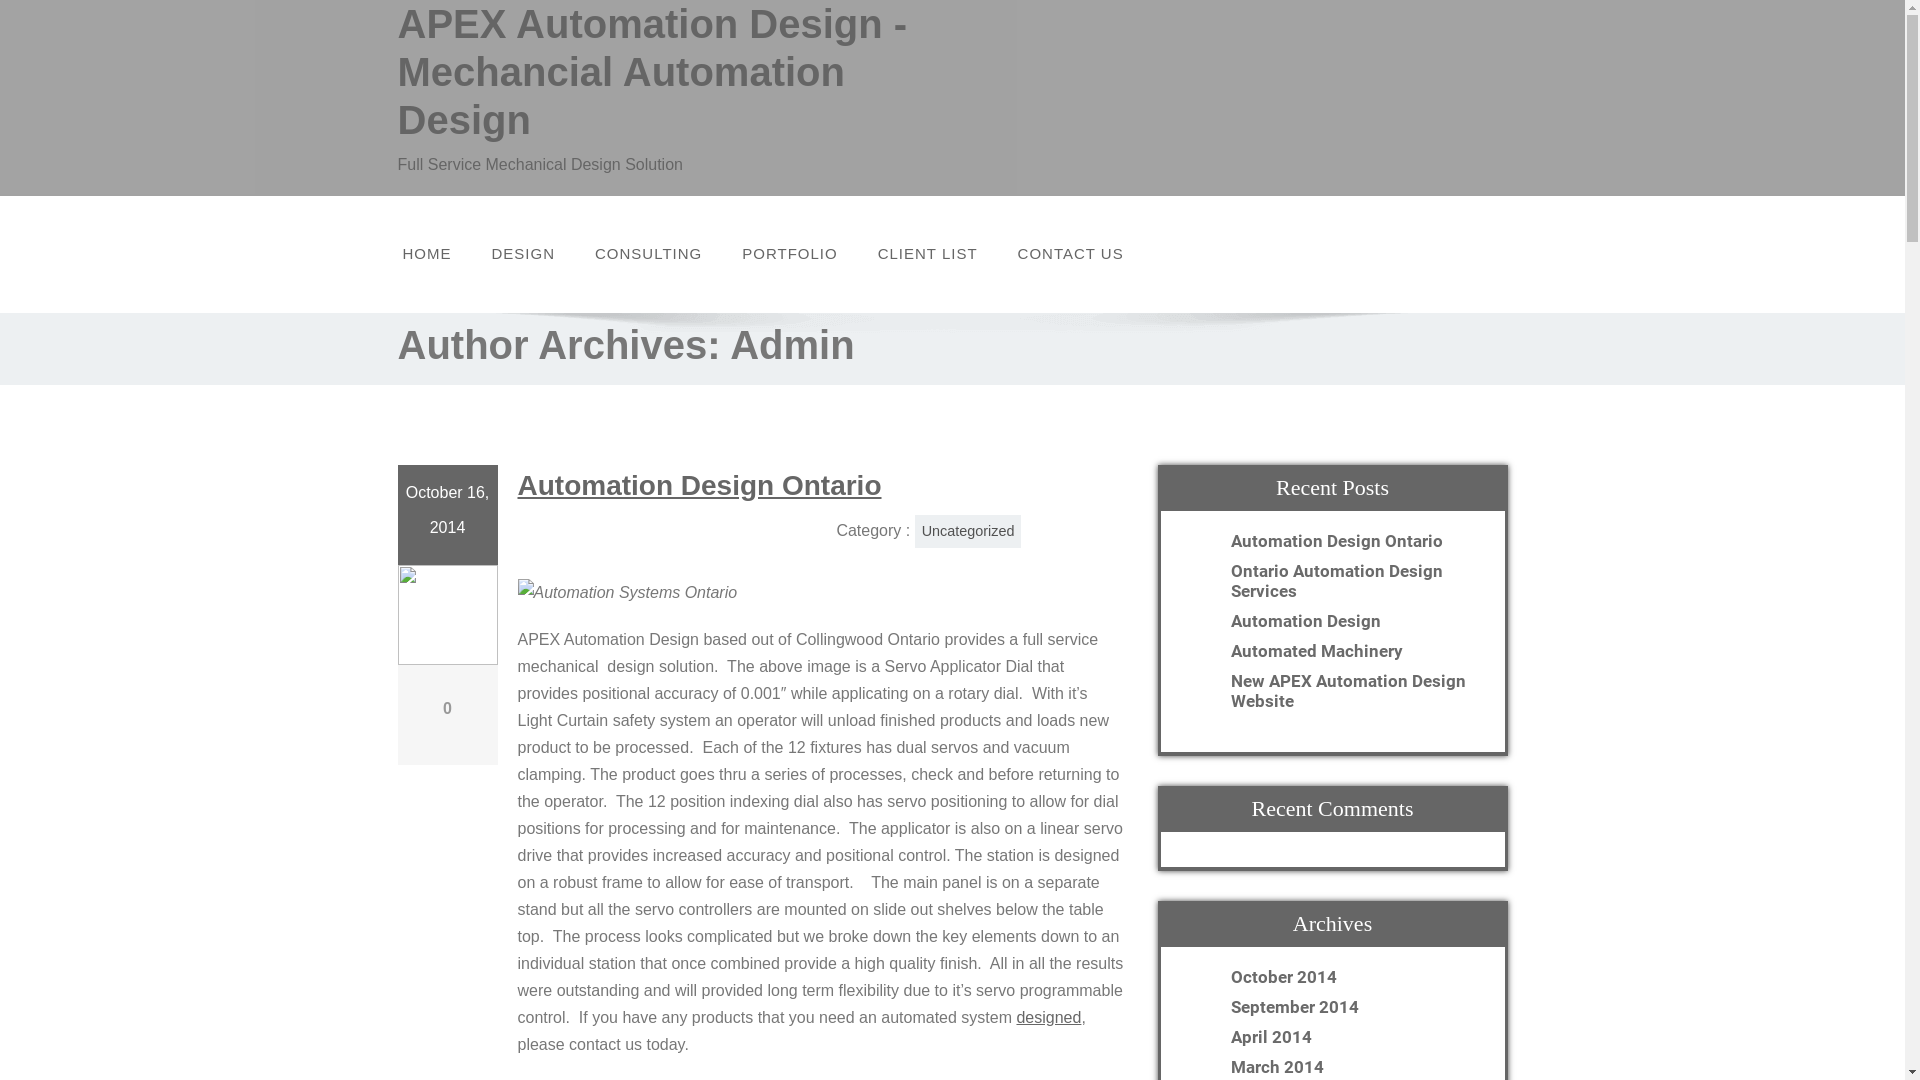 Image resolution: width=1920 pixels, height=1080 pixels. I want to click on 'March 2014', so click(1270, 1064).